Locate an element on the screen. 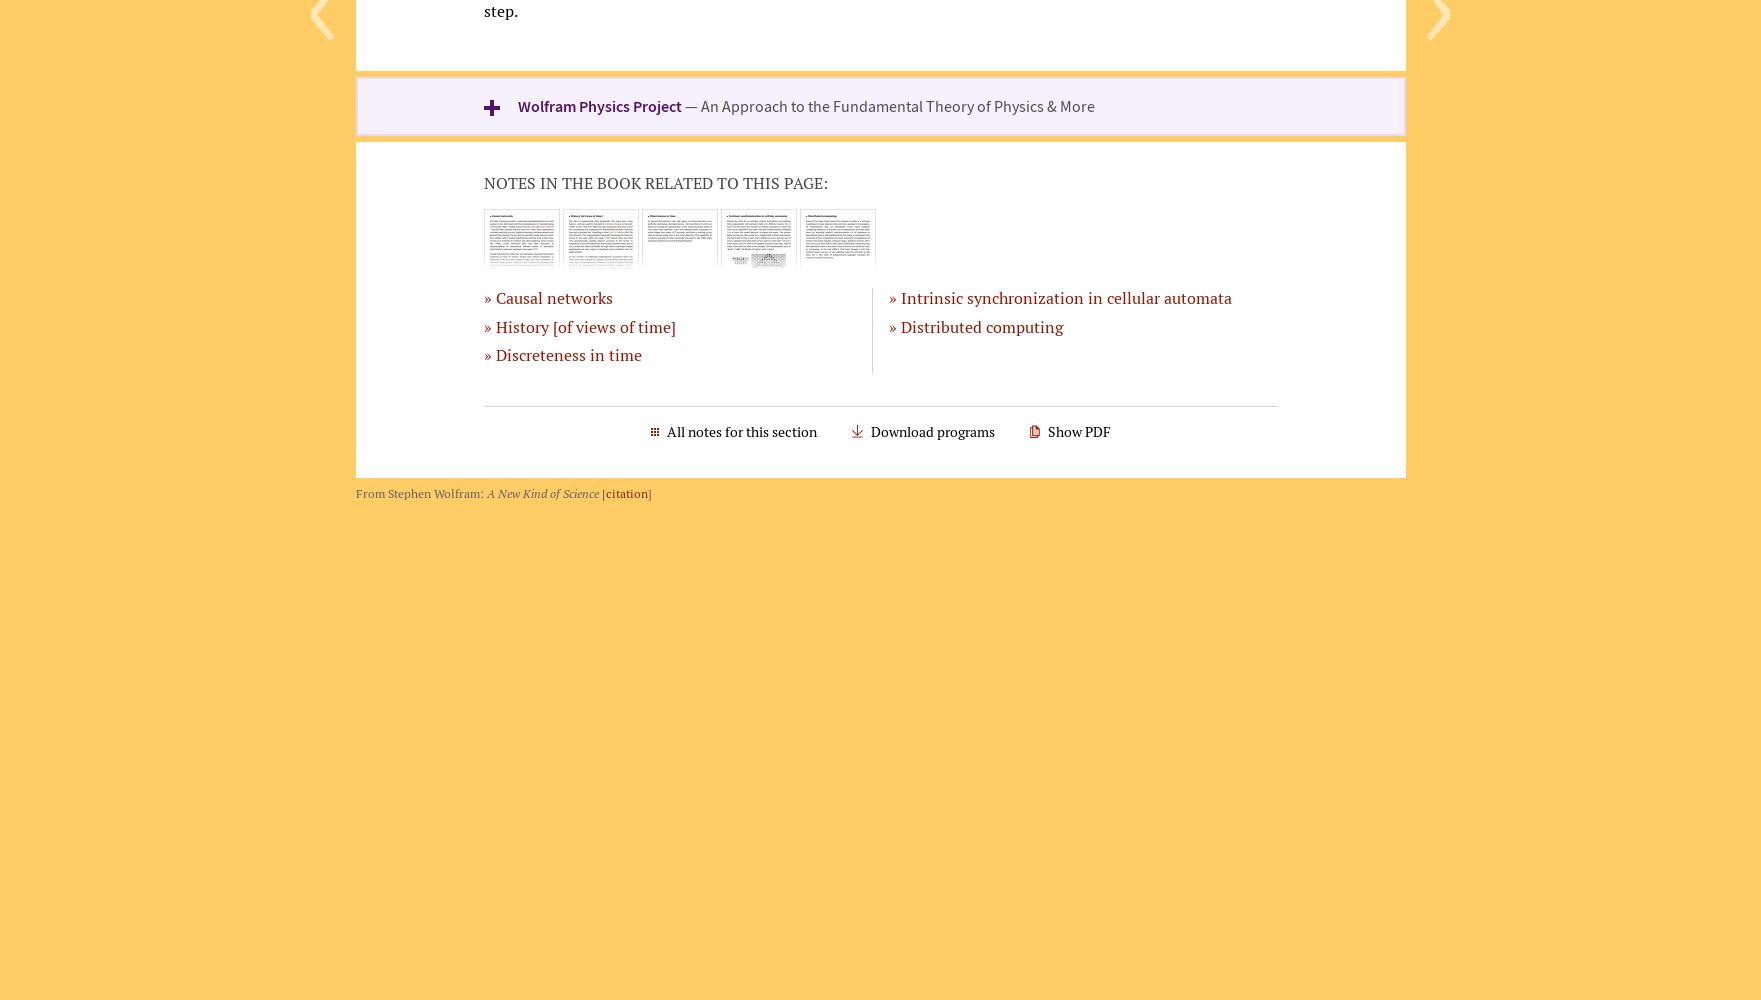  'Download programs' is located at coordinates (869, 431).